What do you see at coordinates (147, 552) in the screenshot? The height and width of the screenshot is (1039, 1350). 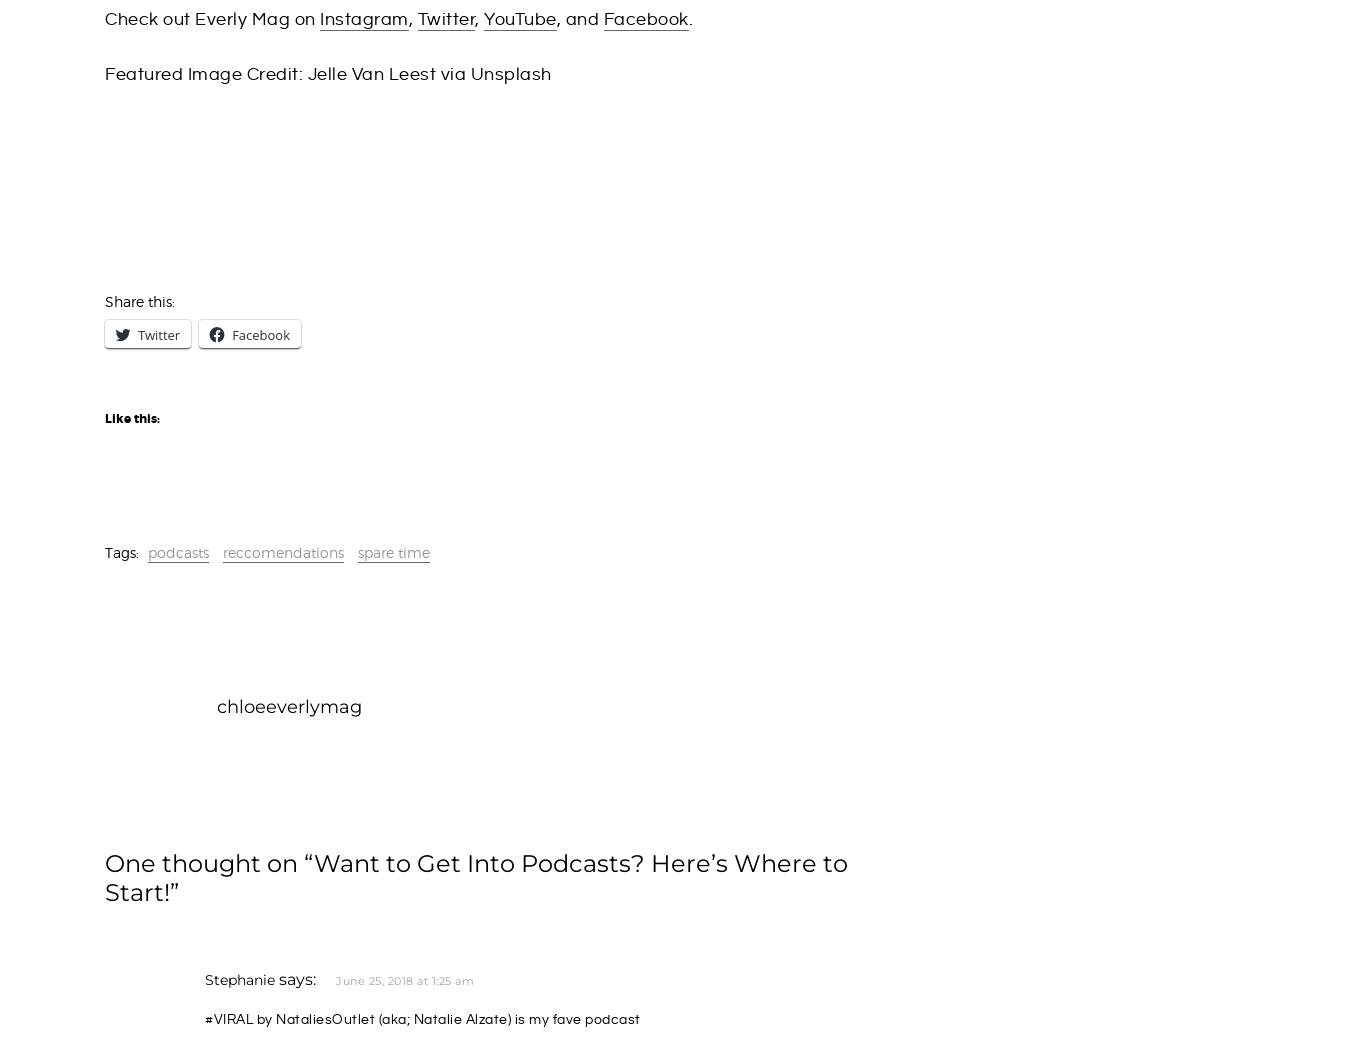 I see `'podcasts'` at bounding box center [147, 552].